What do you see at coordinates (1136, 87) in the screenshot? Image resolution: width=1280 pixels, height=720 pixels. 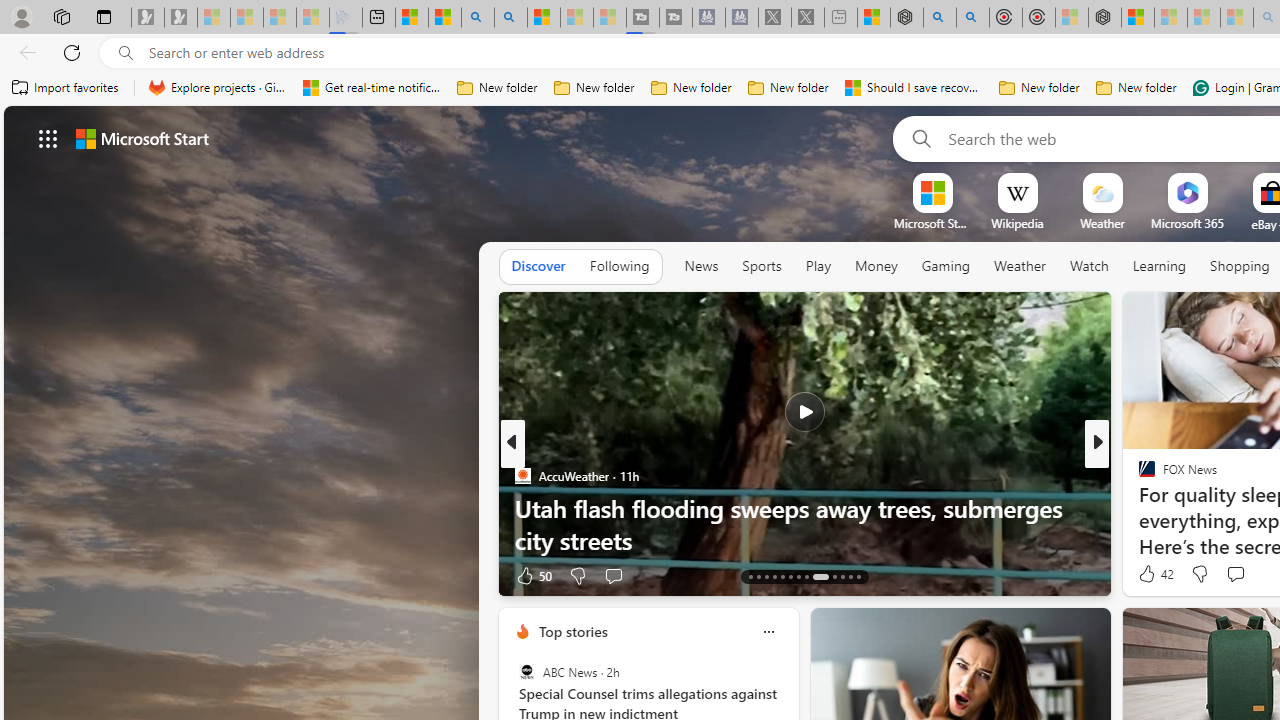 I see `'New folder'` at bounding box center [1136, 87].